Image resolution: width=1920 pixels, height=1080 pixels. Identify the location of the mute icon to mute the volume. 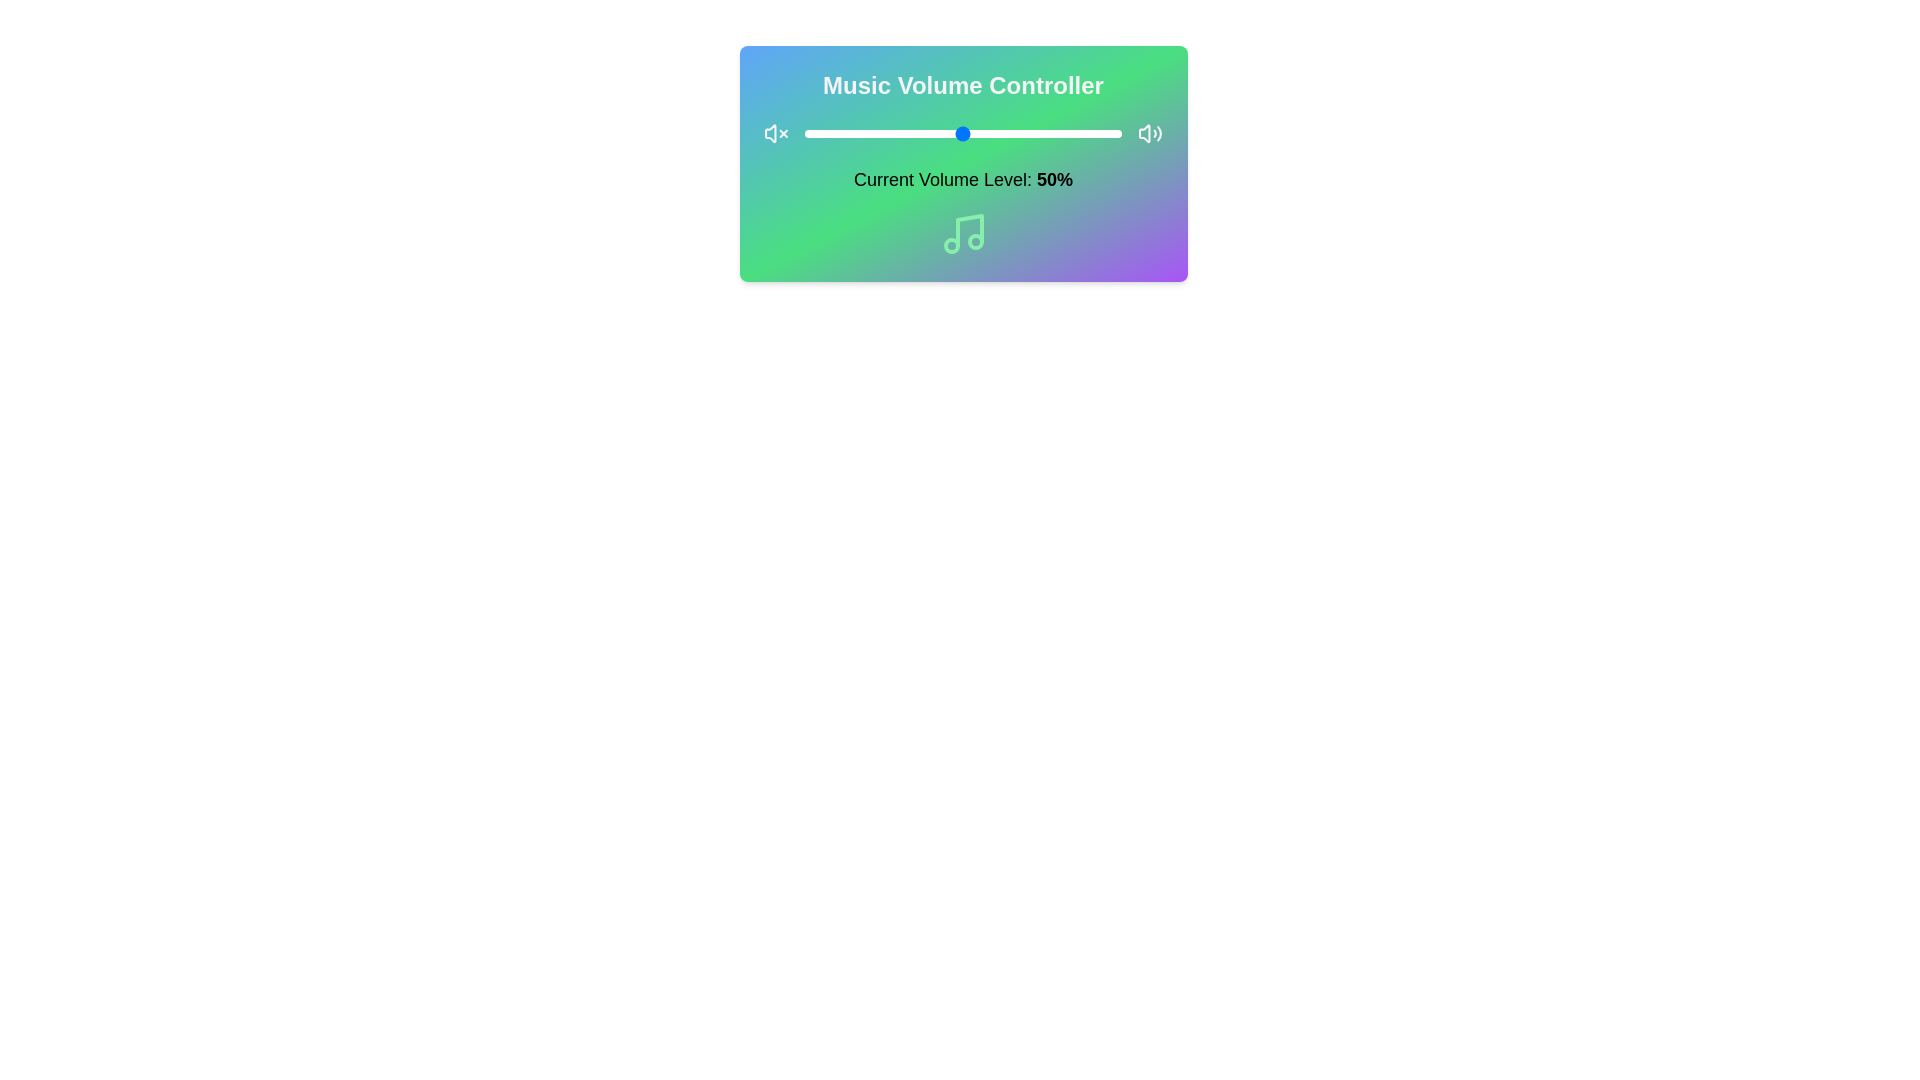
(775, 134).